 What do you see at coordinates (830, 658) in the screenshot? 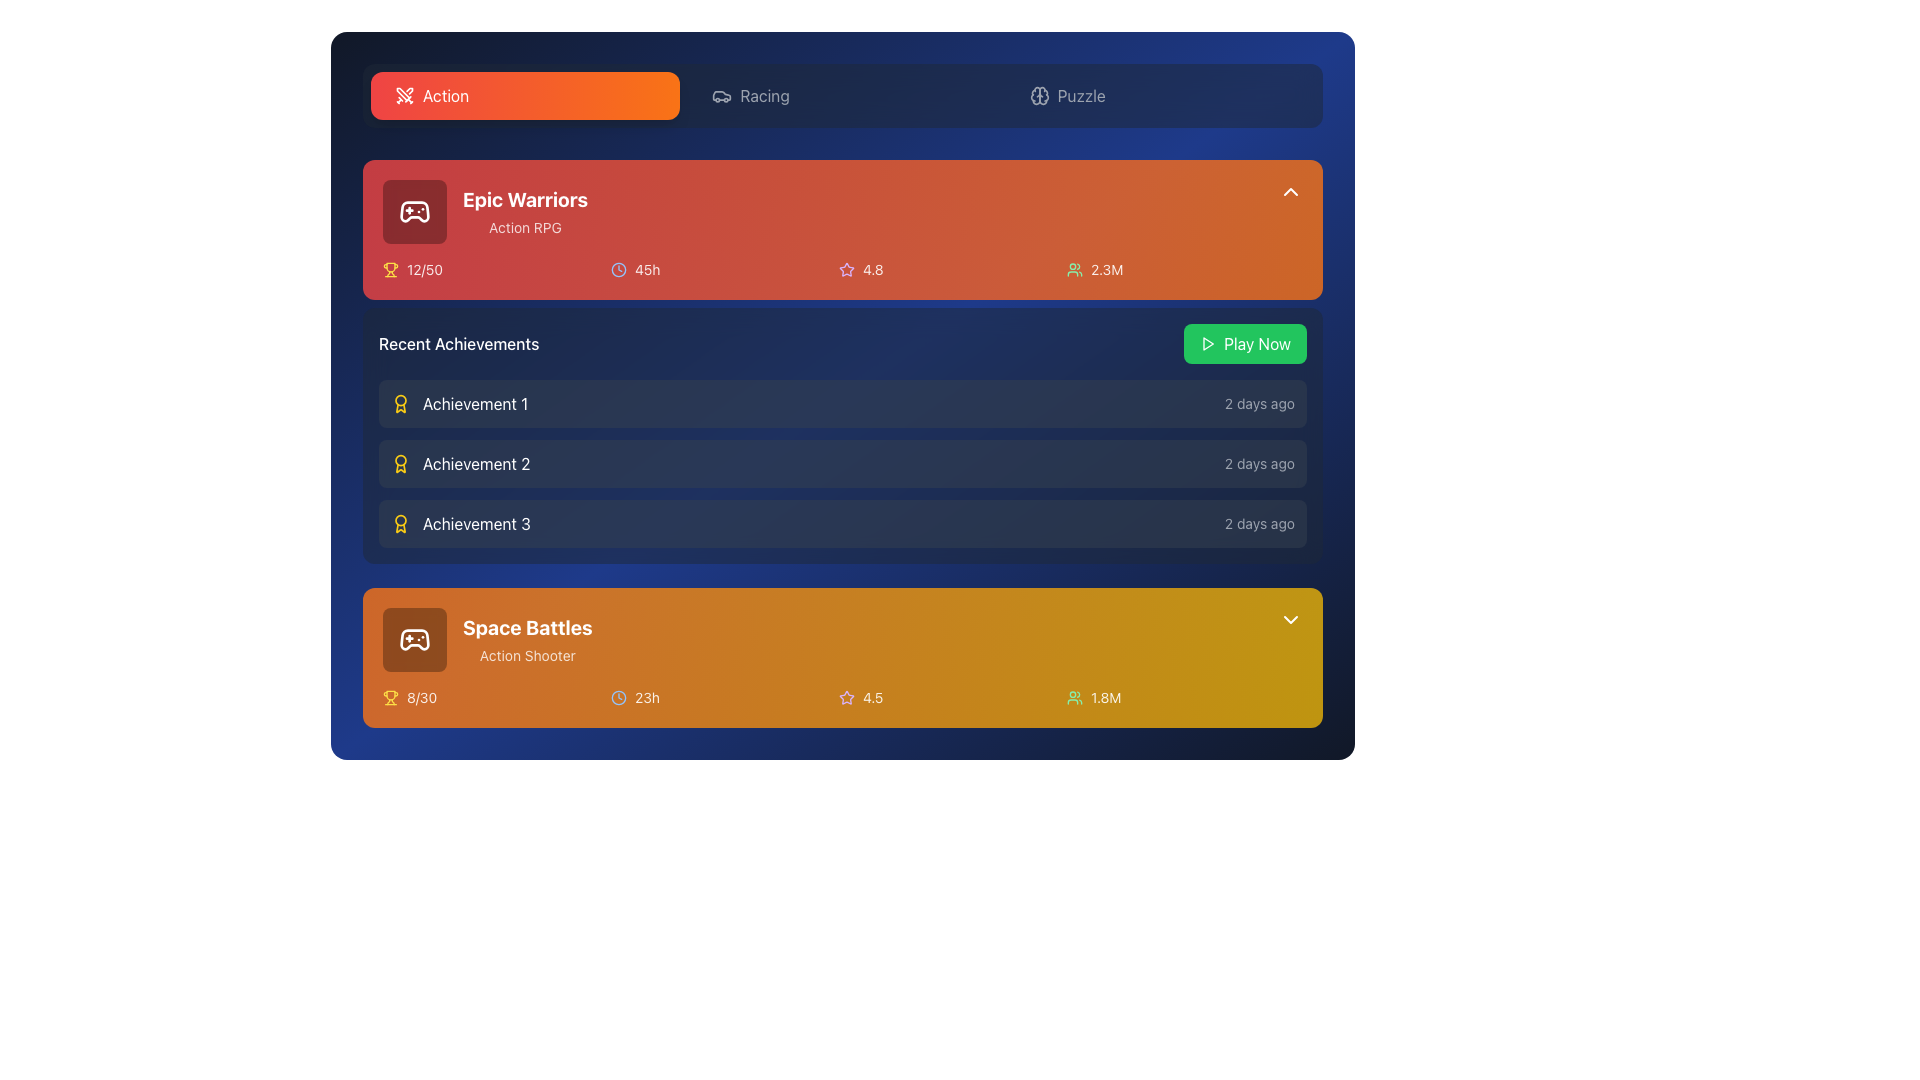
I see `the 'Space Battles' game card` at bounding box center [830, 658].